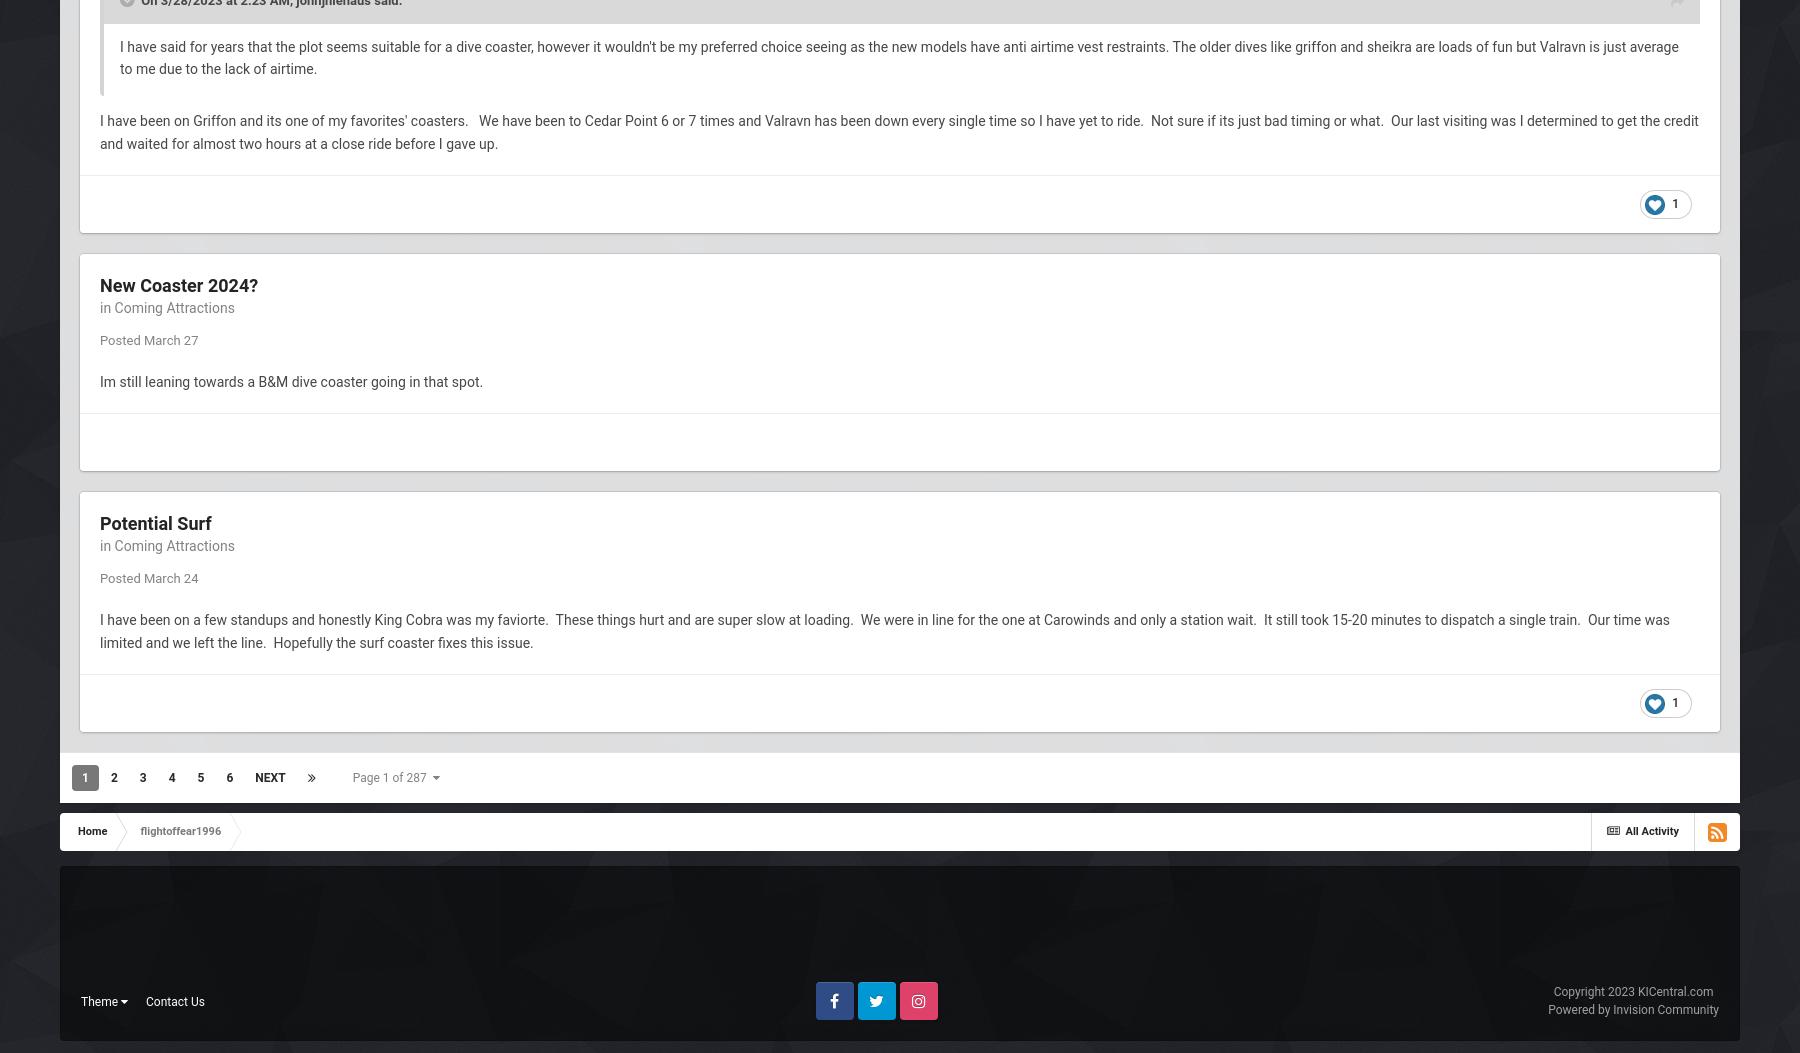  I want to click on 'I have said for years that the plot seems suitable for a dive coaster, however it wouldn't be my preferred choice seeing as the new models have anti airtime vest restraints. The older dives like griffon and sheikra are loads of fun but Valravn is just average to me due to the lack of airtime.', so click(898, 56).